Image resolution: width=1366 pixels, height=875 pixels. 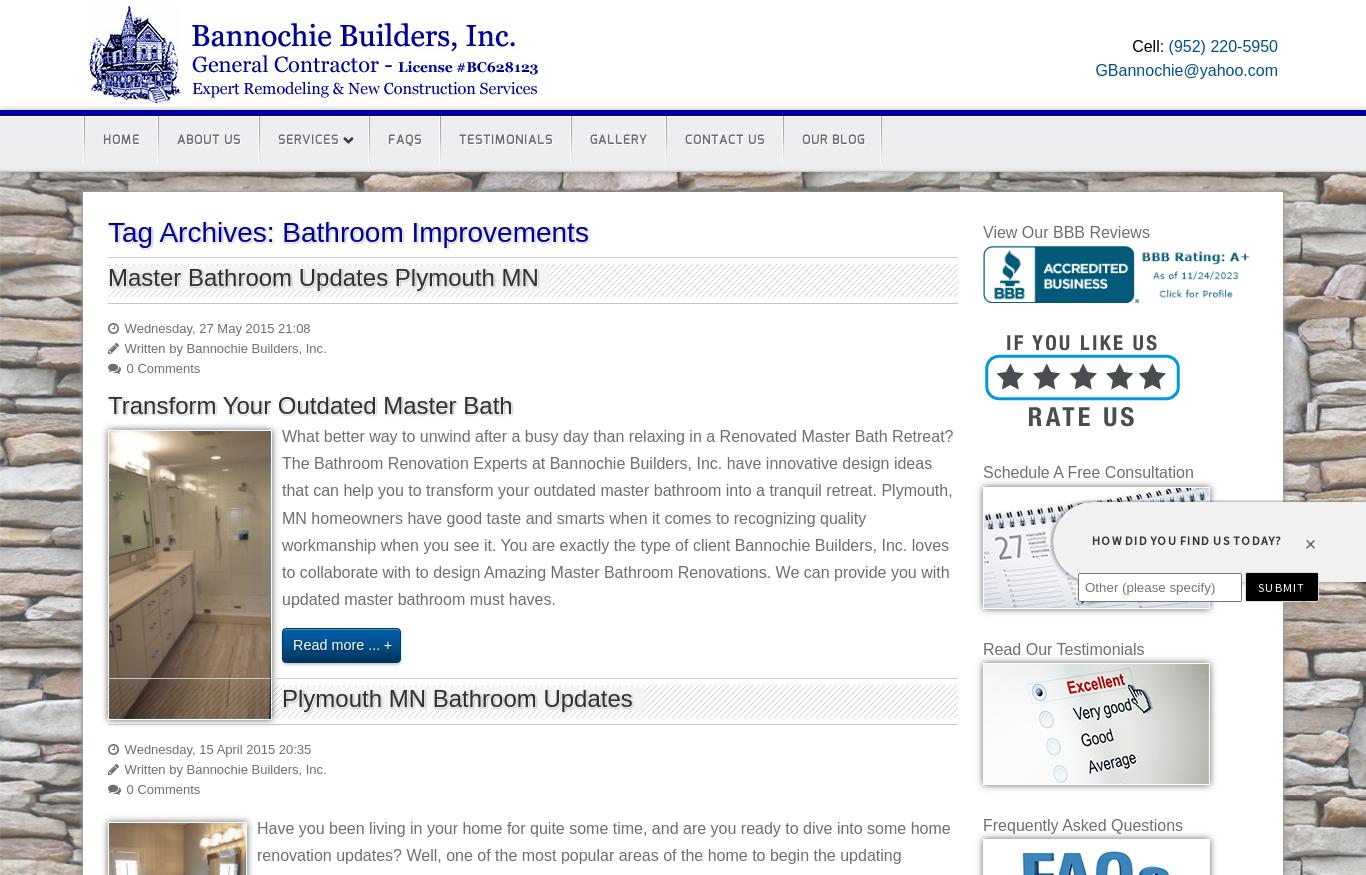 What do you see at coordinates (616, 517) in the screenshot?
I see `'What better way to unwind after a busy day than relaxing in a Renovated Master Bath Retreat? The Bathroom Renovation Experts at Bannochie Builders, Inc. have innovative design ideas that can help you to transform your outdated master bathroom into a tranquil retreat. Plymouth, MN homeowners have good taste and smarts when it comes to recognizing quality workmanship when you see it. You are exactly the type of client Bannochie Builders, Inc. loves to collaborate with to design Amazing Master Bathroom Renovations. We can provide you with updated master bathroom must haves.'` at bounding box center [616, 517].